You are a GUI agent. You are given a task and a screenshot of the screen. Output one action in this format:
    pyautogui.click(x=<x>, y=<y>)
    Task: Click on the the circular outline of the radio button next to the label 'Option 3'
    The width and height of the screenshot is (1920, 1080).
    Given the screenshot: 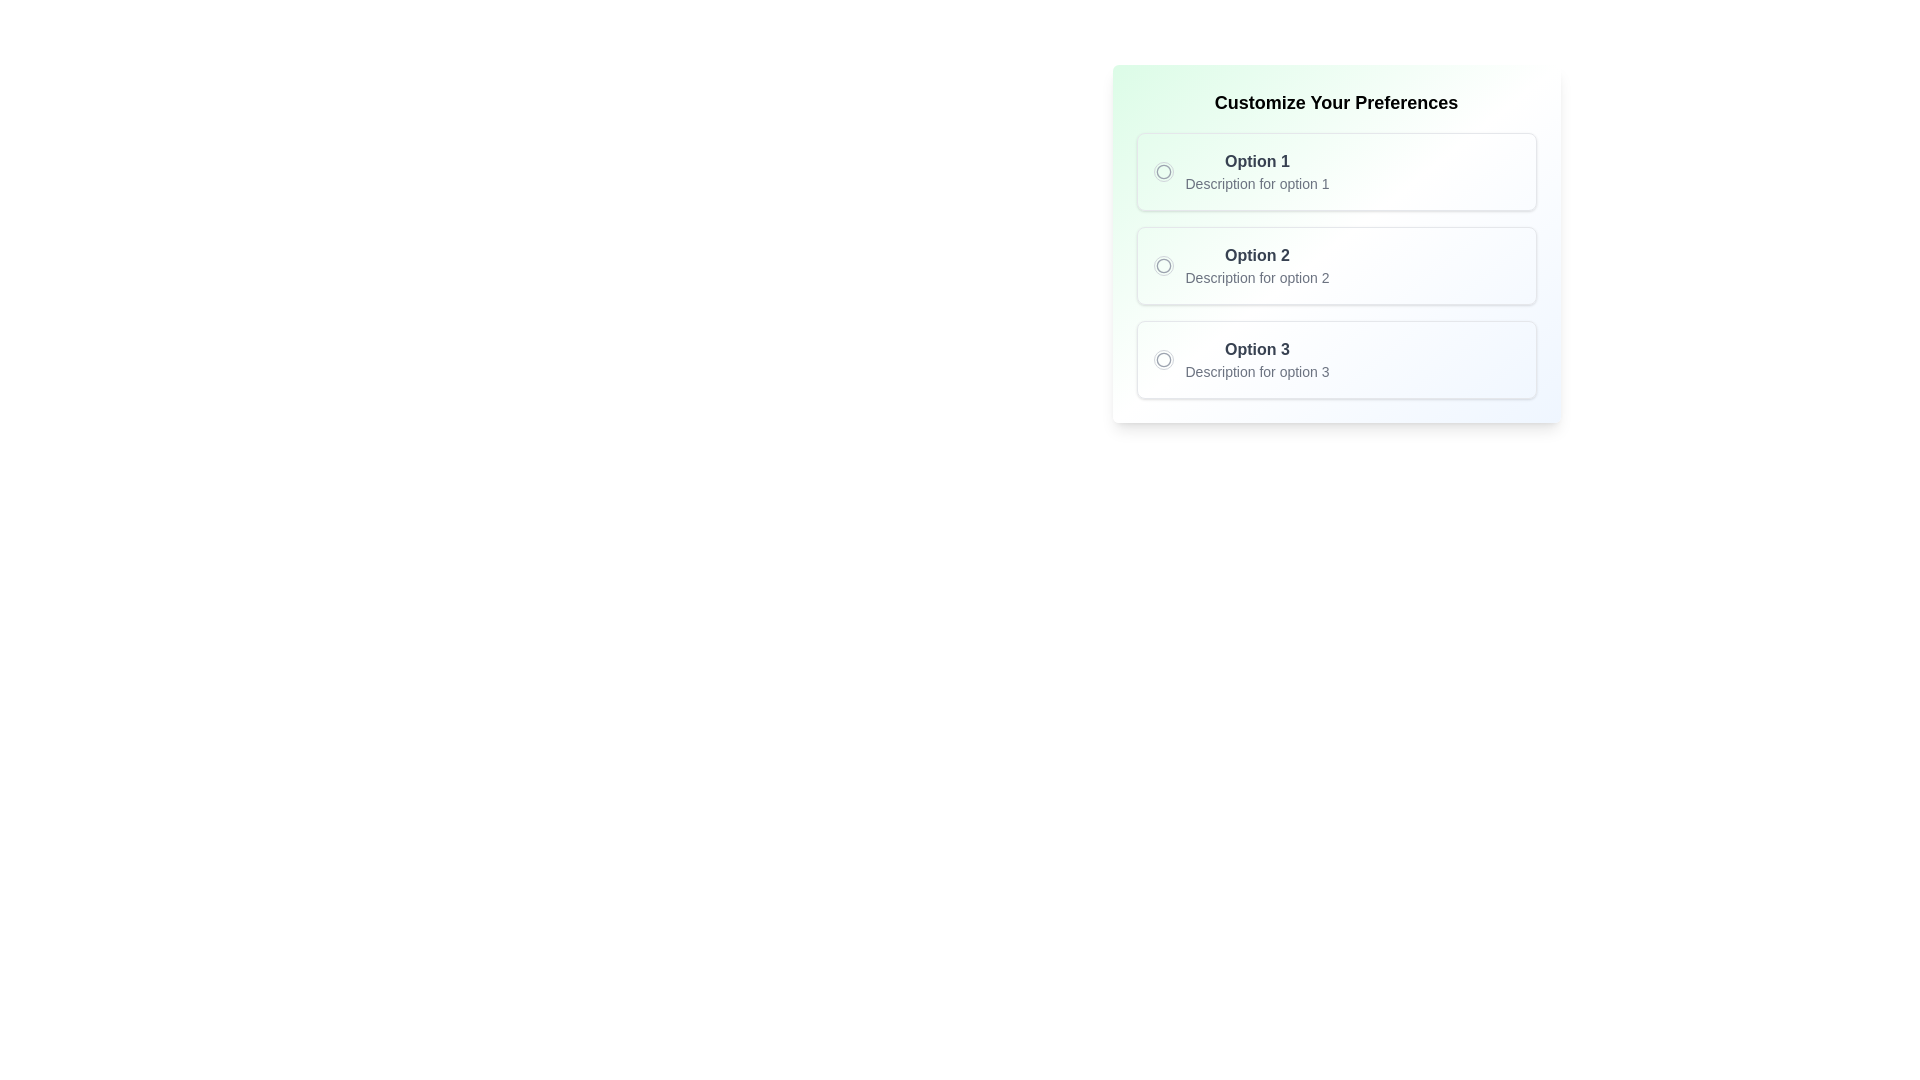 What is the action you would take?
    pyautogui.click(x=1163, y=358)
    